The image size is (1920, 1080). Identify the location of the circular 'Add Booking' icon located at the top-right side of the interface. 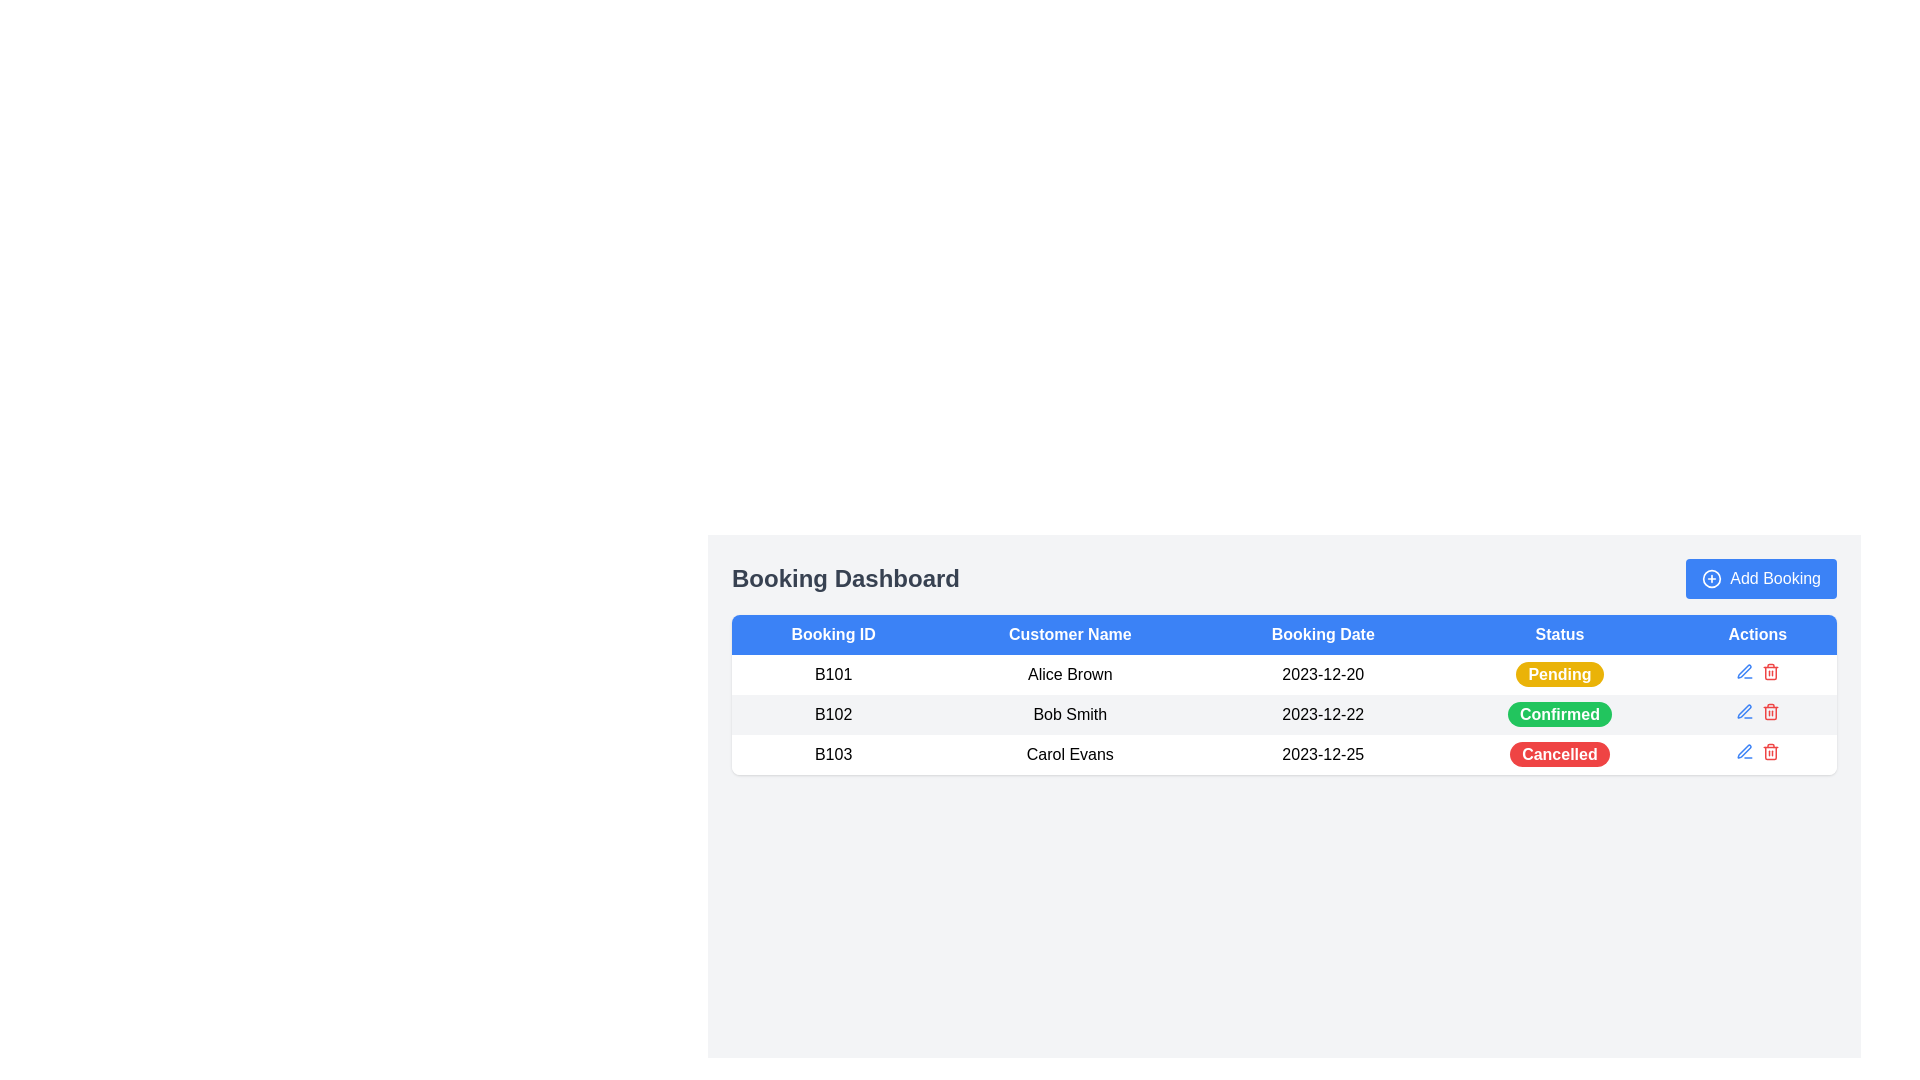
(1711, 578).